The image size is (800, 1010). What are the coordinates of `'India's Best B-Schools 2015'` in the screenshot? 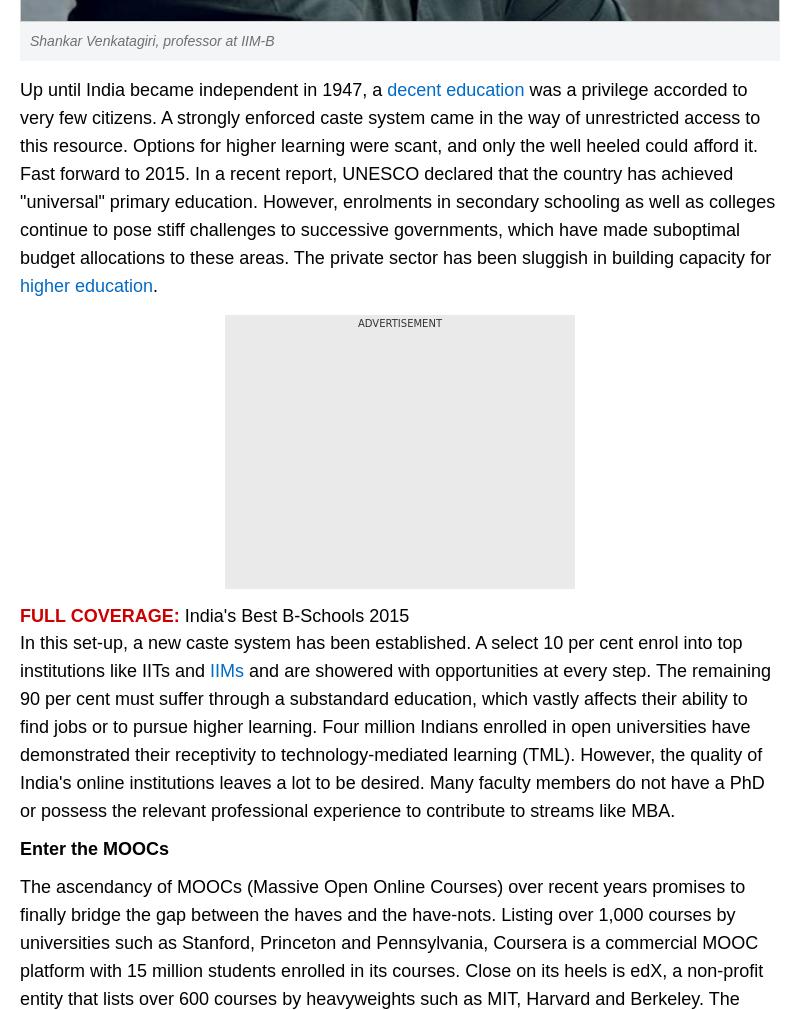 It's located at (296, 614).